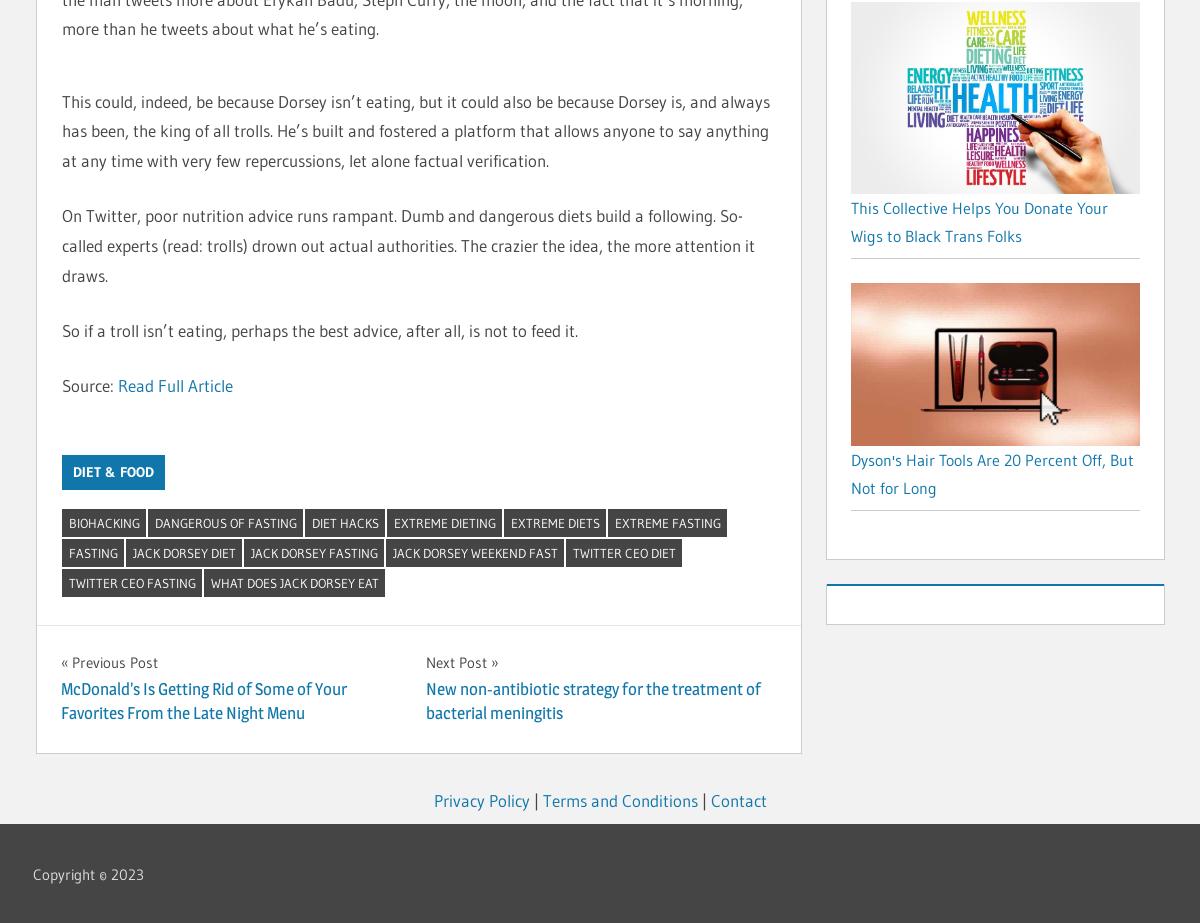 Image resolution: width=1200 pixels, height=923 pixels. Describe the element at coordinates (738, 799) in the screenshot. I see `'Contact'` at that location.